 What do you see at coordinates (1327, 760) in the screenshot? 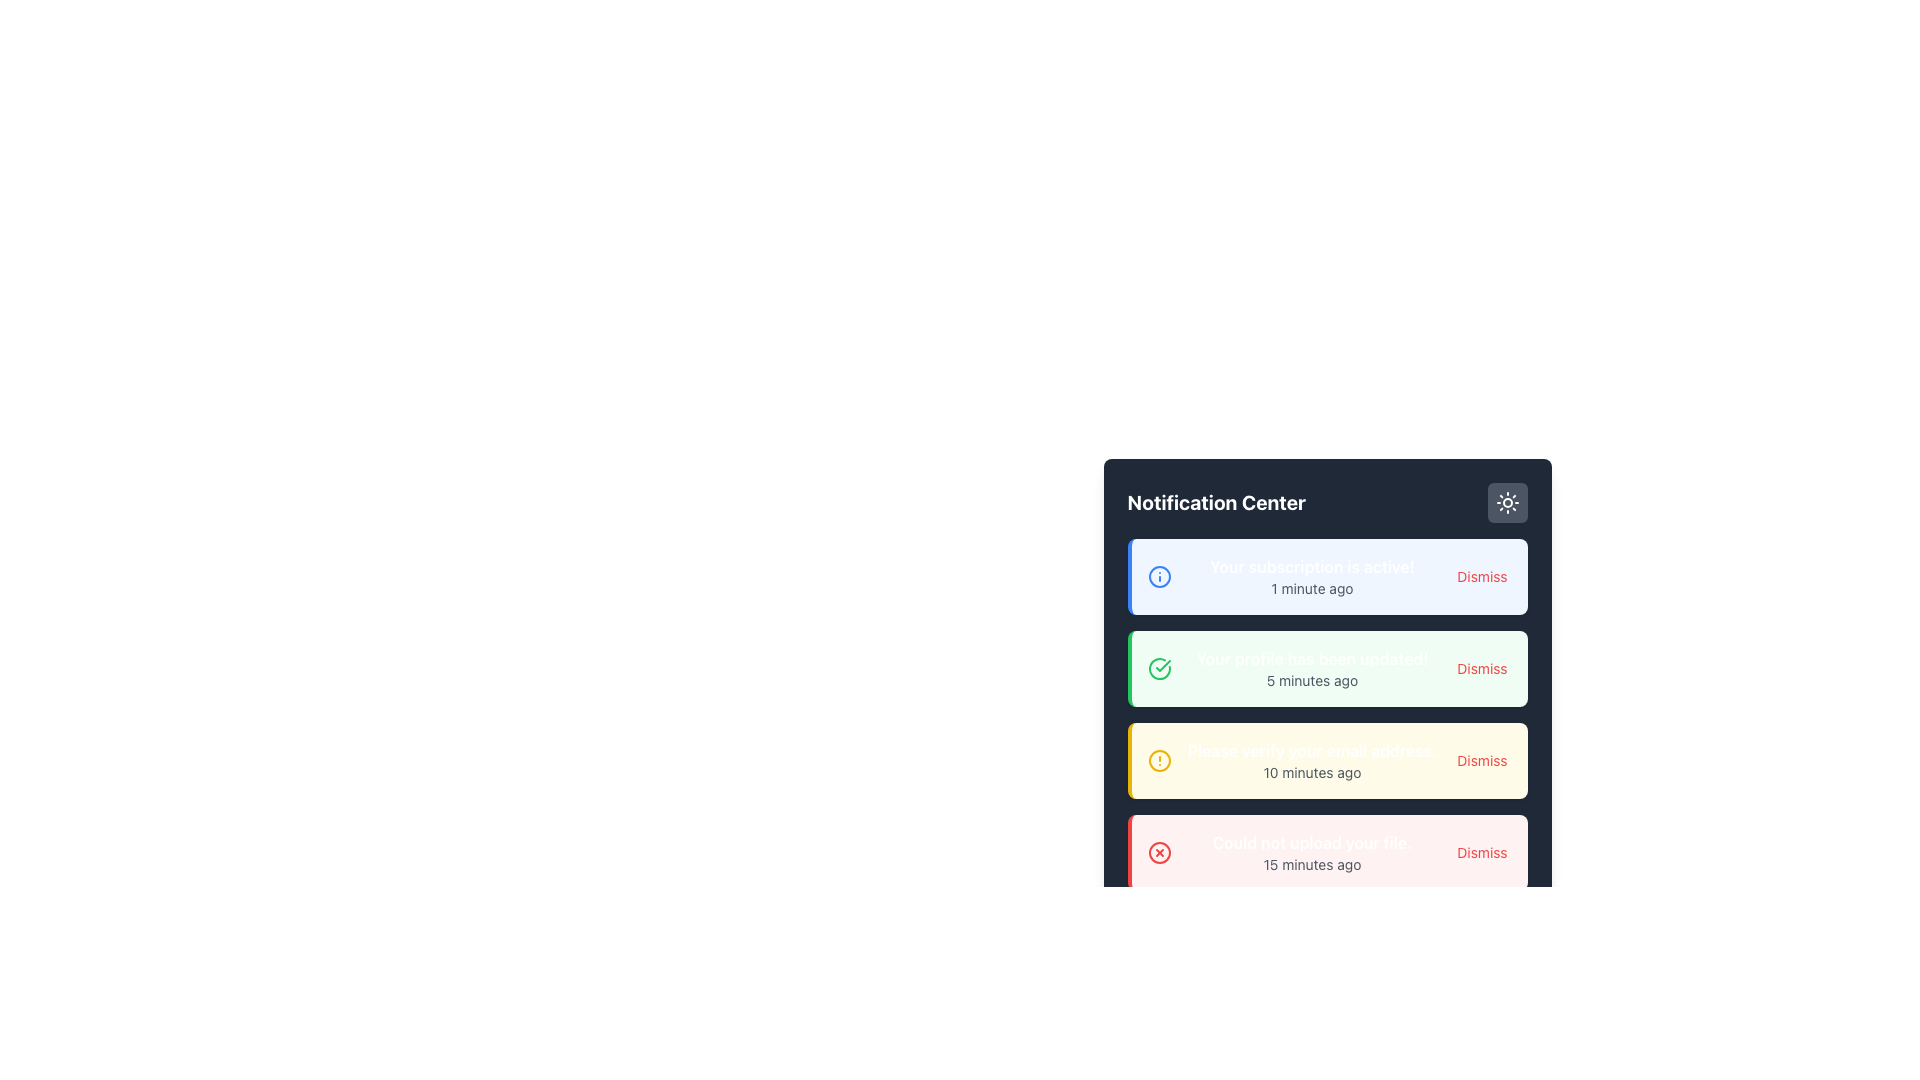
I see `the 'Dismiss' button on the third notification card in the 'Notification Center' panel` at bounding box center [1327, 760].